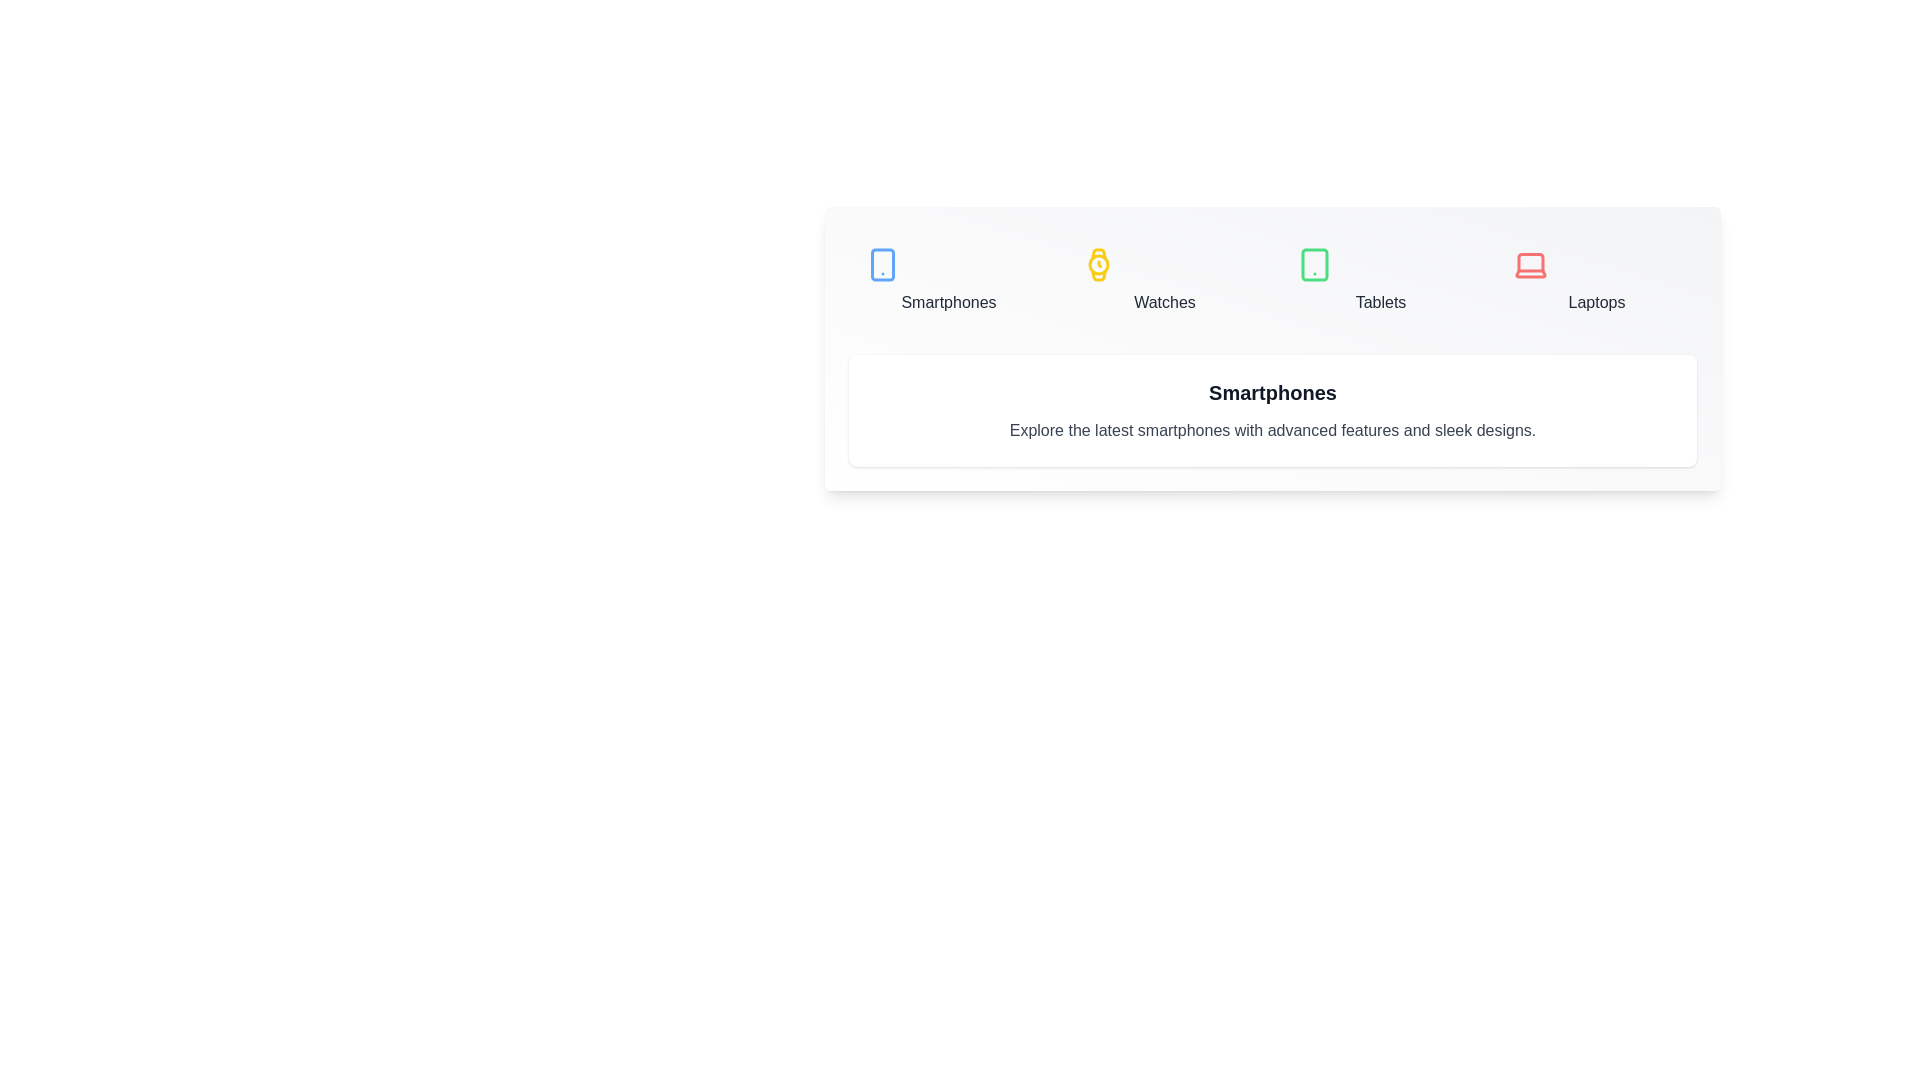  What do you see at coordinates (948, 281) in the screenshot?
I see `the Smartphones tab to view its details` at bounding box center [948, 281].